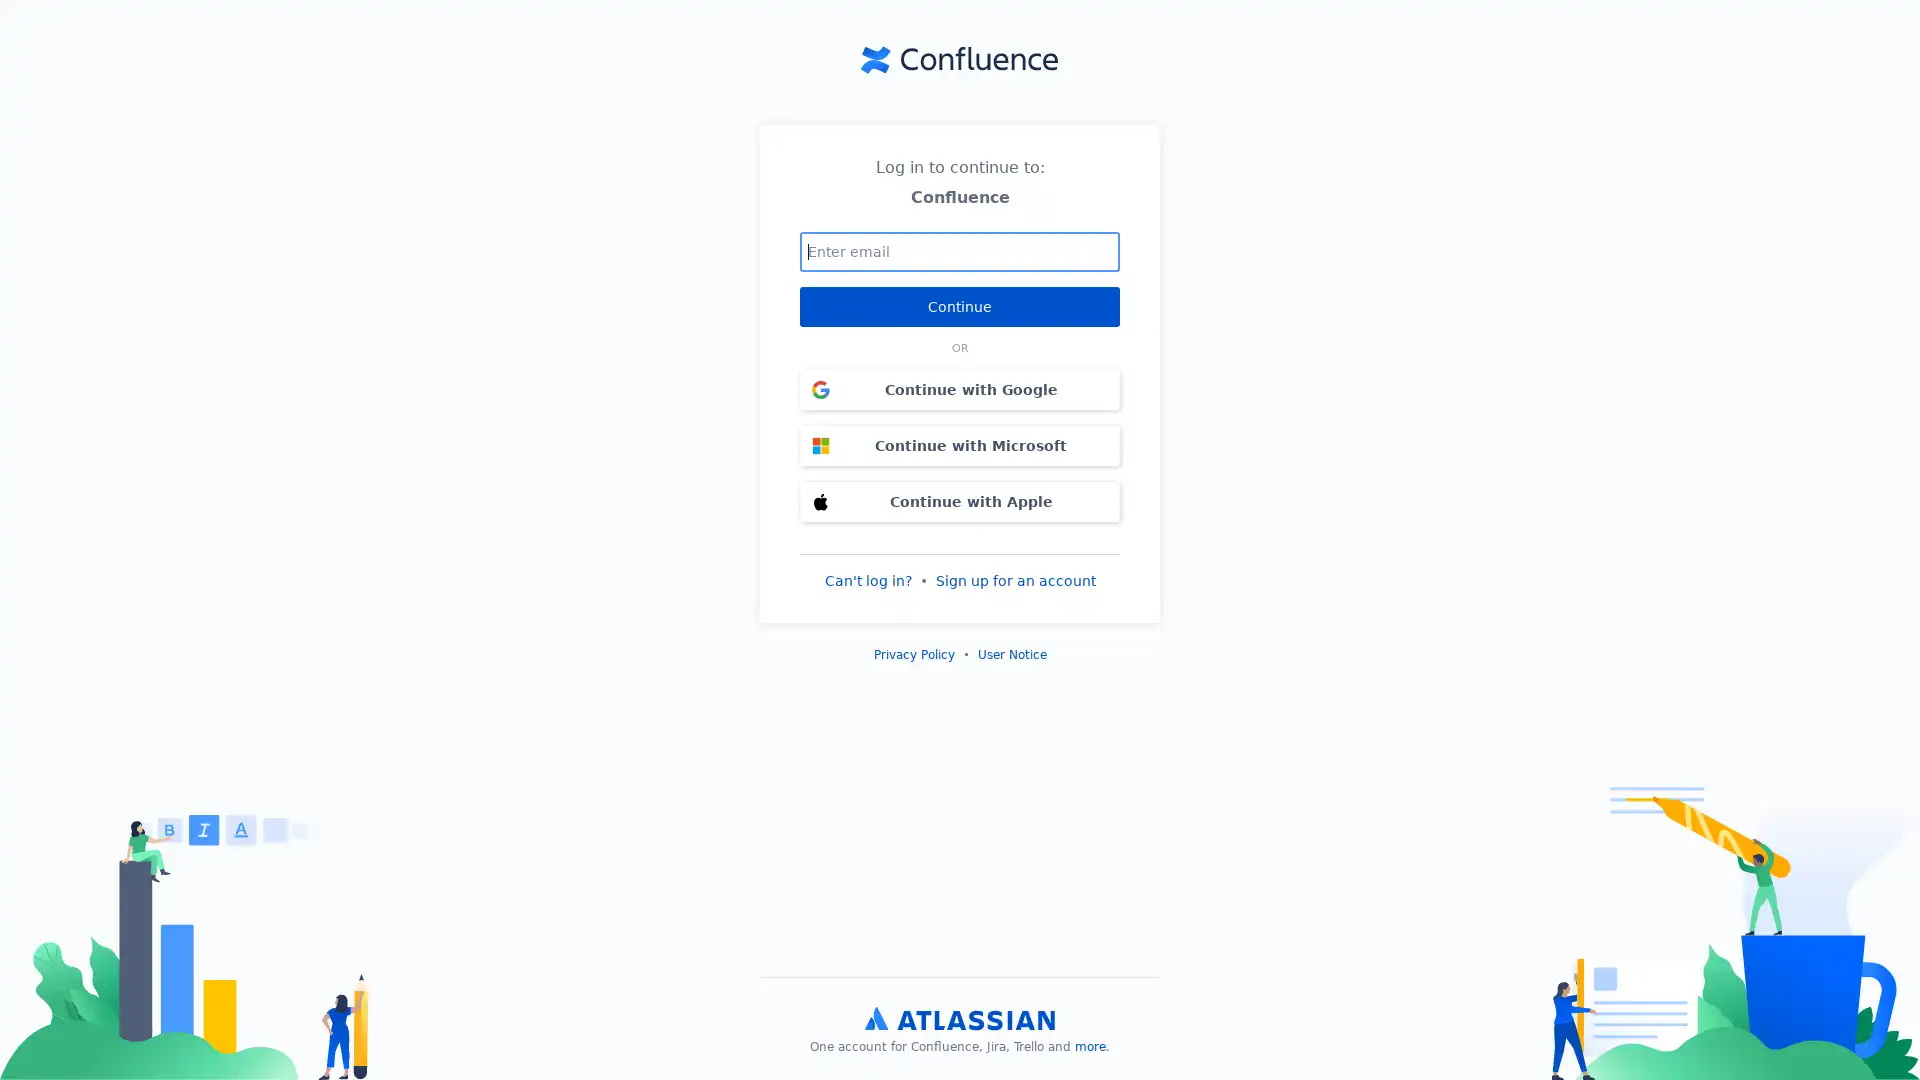  I want to click on Continue with Apple, so click(960, 500).